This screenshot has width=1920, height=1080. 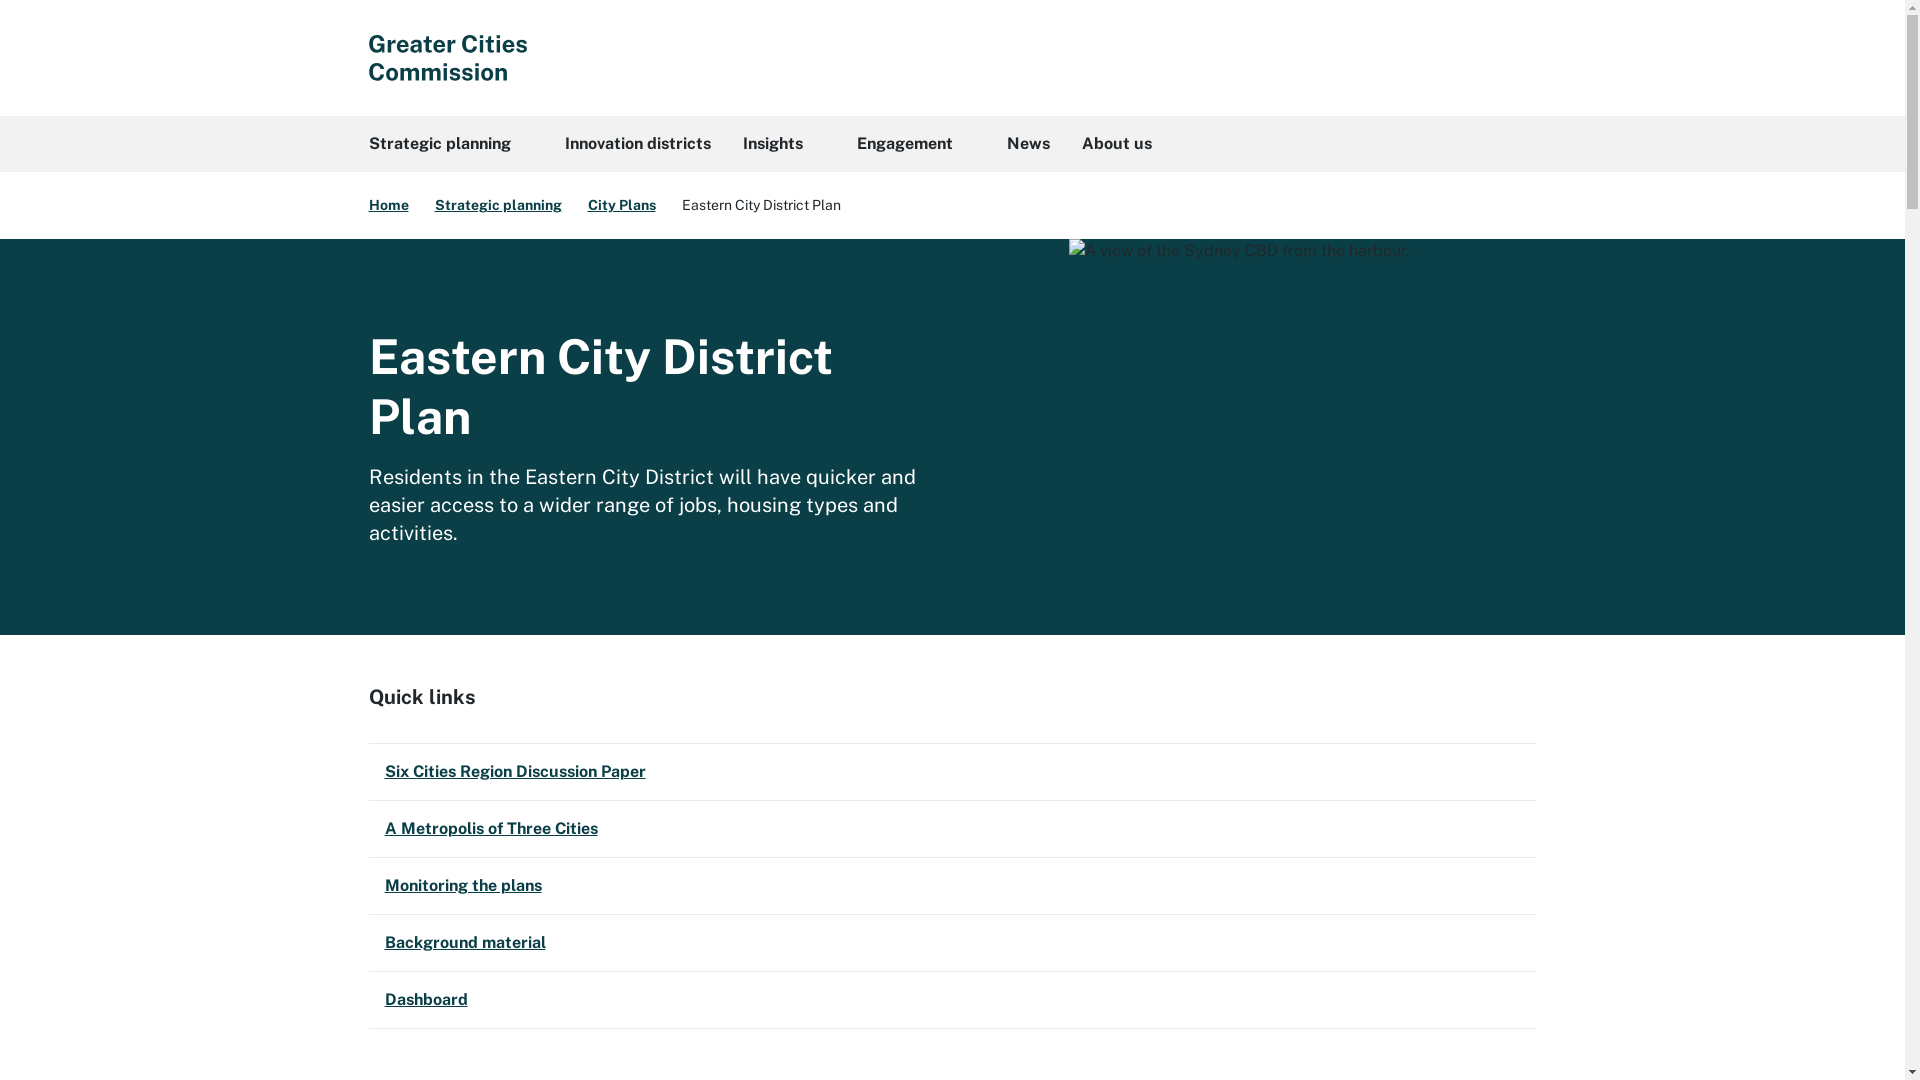 I want to click on 'A Metropolis of Three Cities', so click(x=950, y=829).